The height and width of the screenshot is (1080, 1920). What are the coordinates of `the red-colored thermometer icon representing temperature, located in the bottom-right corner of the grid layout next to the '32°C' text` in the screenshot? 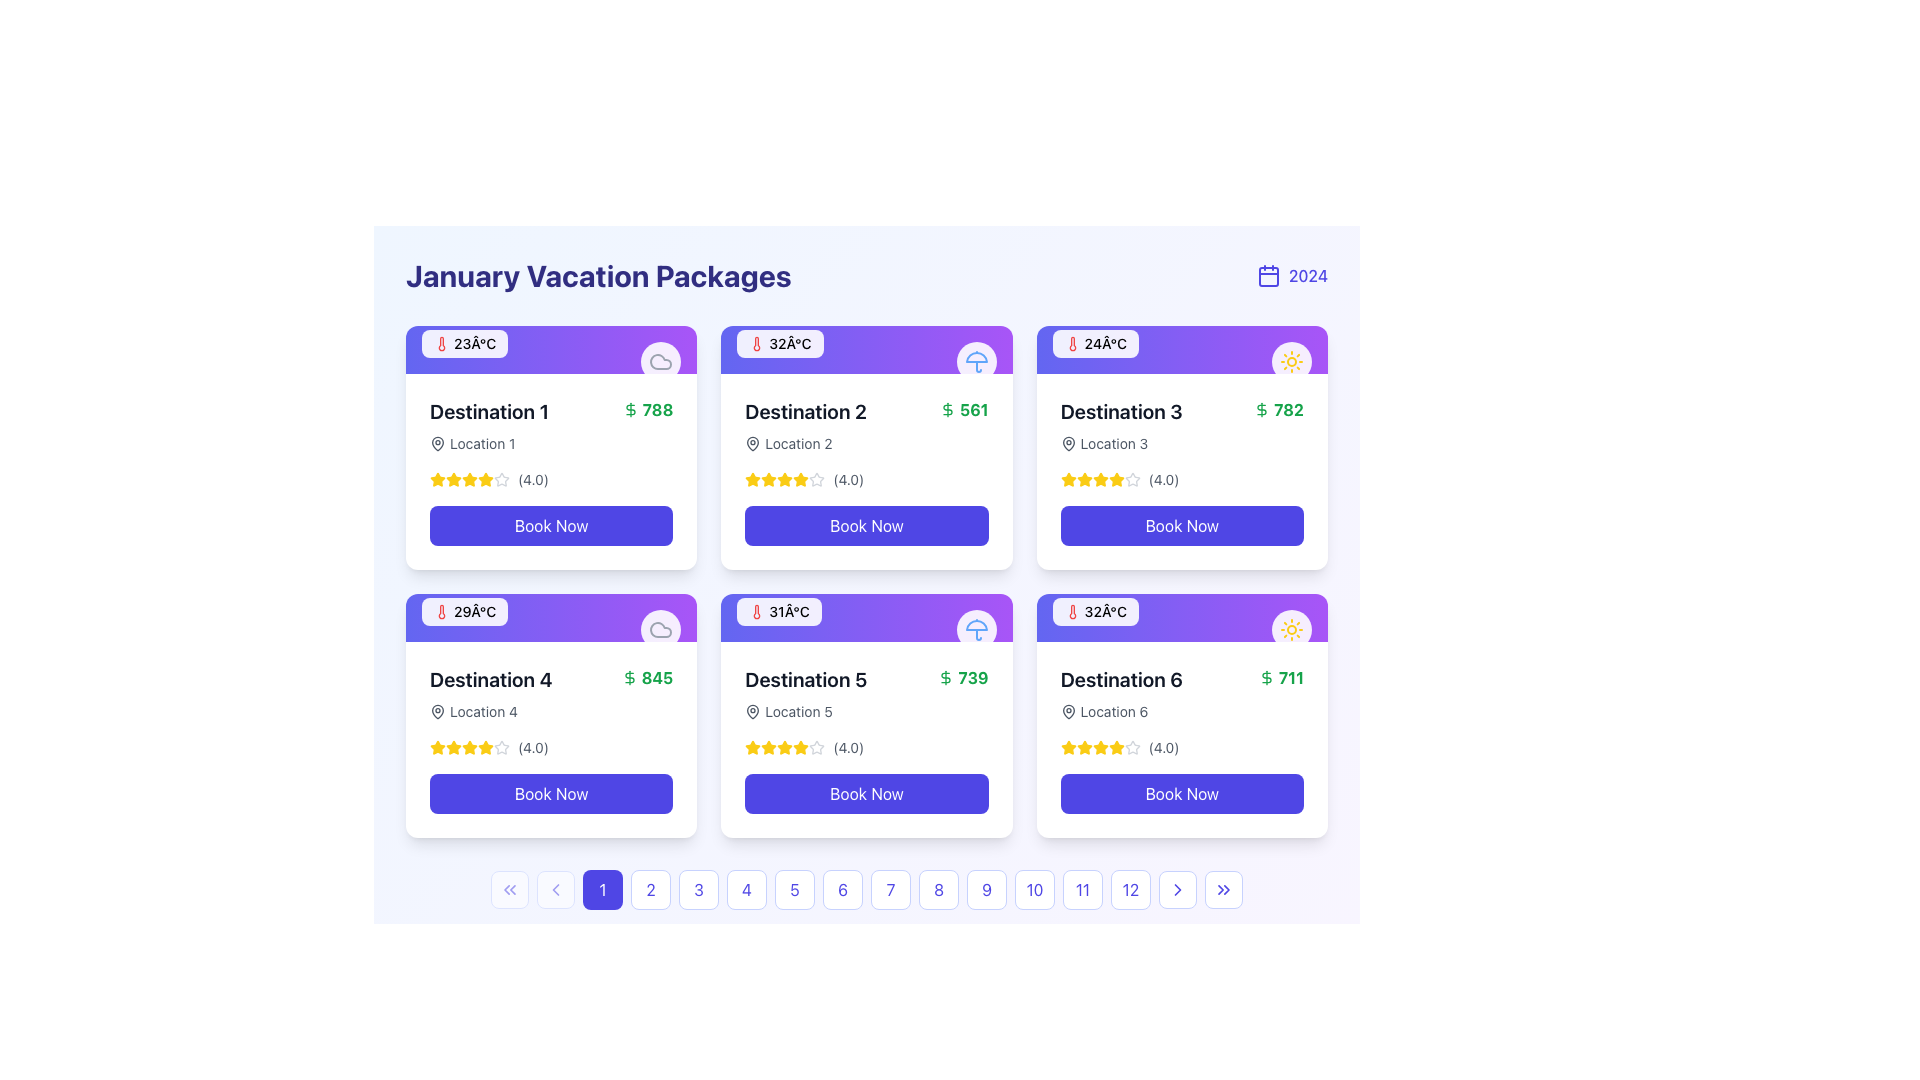 It's located at (1071, 611).